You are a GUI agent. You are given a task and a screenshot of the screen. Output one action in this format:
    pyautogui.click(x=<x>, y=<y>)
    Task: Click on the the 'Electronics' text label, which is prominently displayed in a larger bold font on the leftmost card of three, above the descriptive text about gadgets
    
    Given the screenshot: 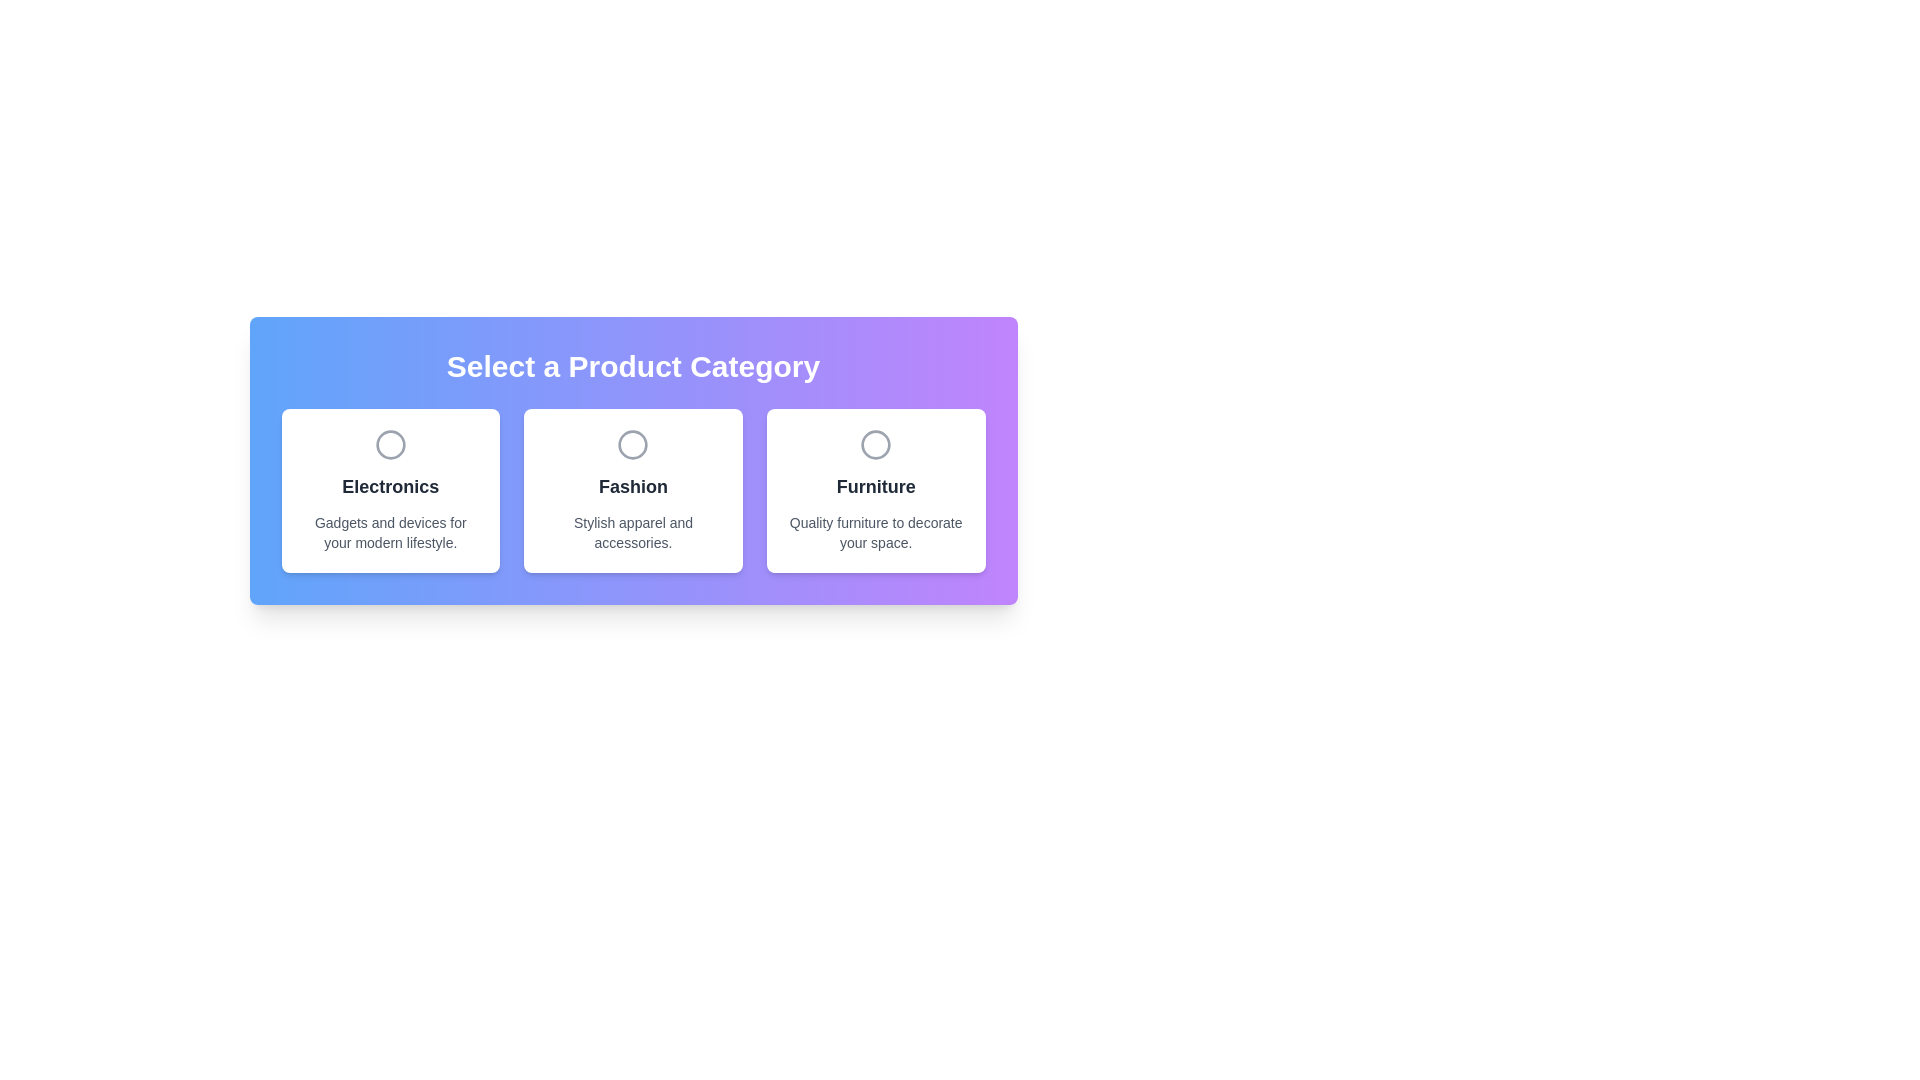 What is the action you would take?
    pyautogui.click(x=390, y=486)
    